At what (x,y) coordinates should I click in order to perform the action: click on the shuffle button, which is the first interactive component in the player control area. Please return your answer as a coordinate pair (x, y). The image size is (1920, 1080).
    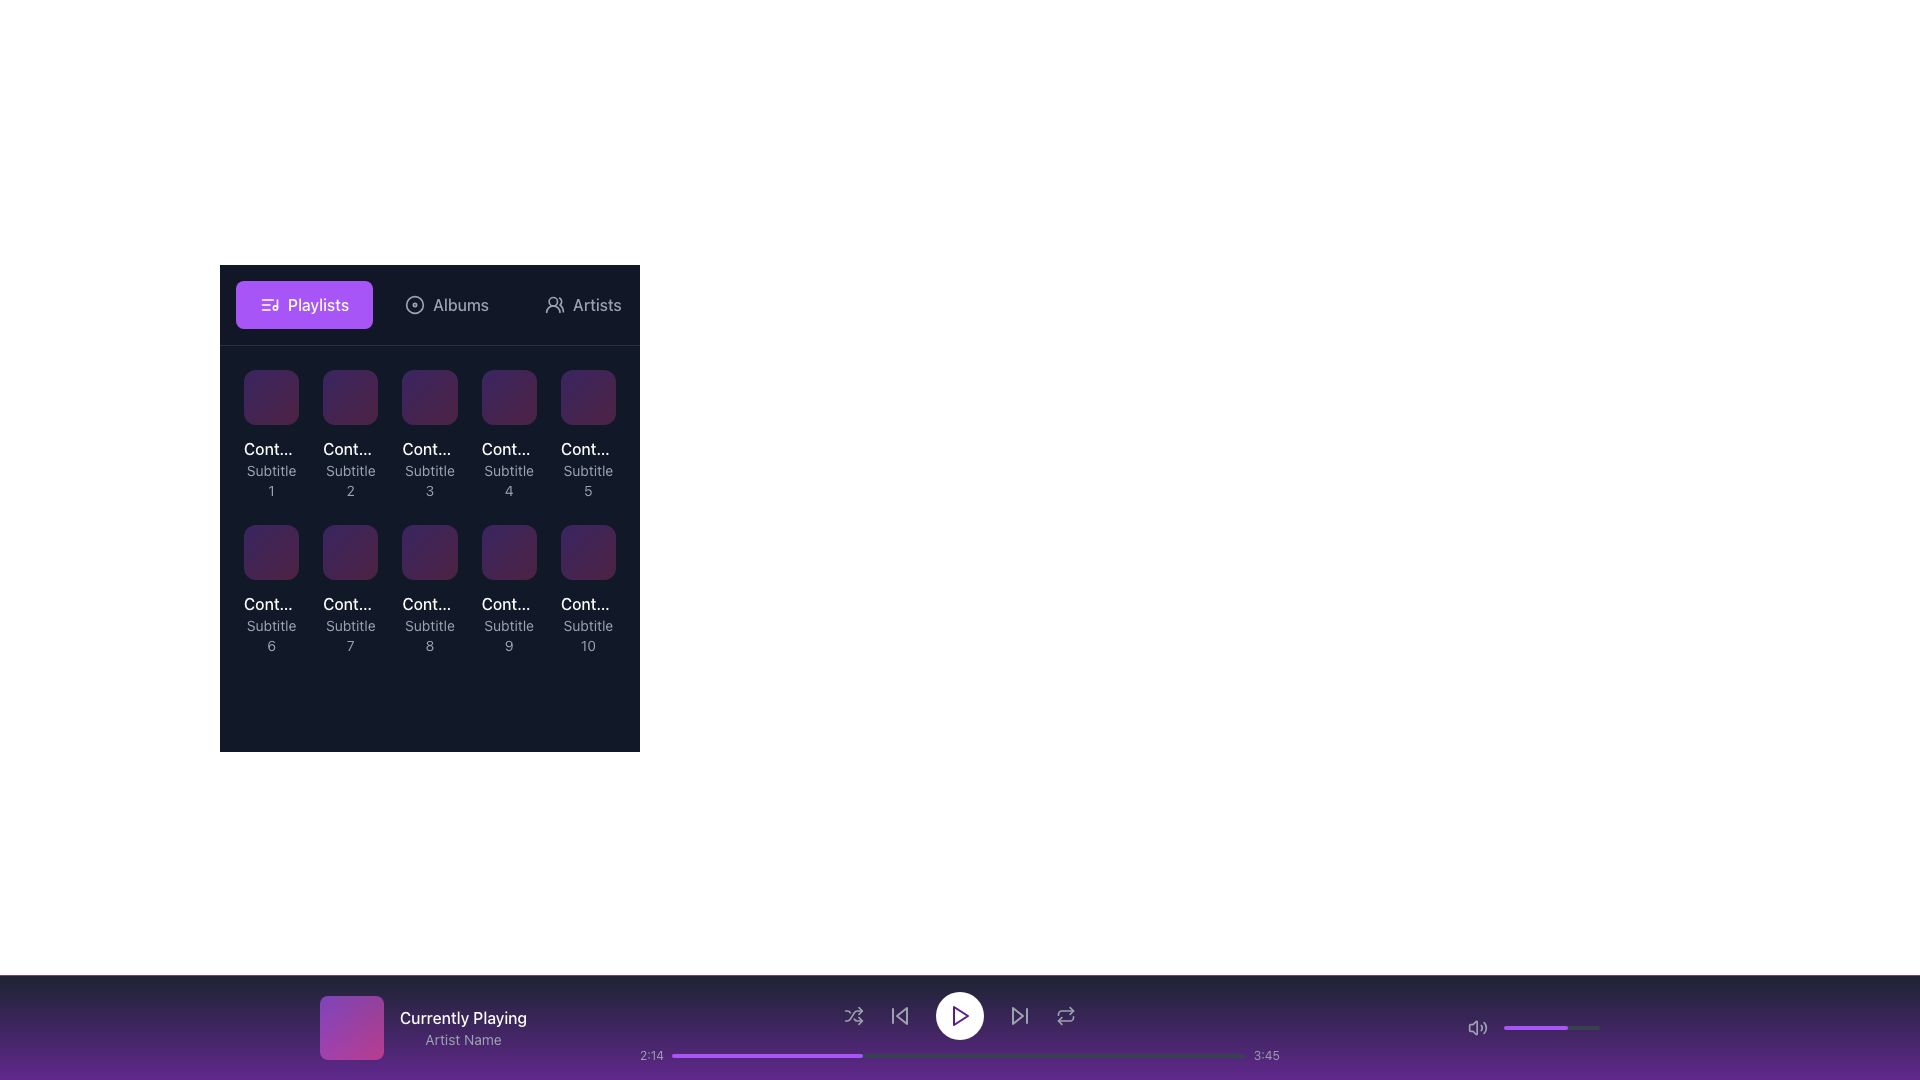
    Looking at the image, I should click on (854, 1015).